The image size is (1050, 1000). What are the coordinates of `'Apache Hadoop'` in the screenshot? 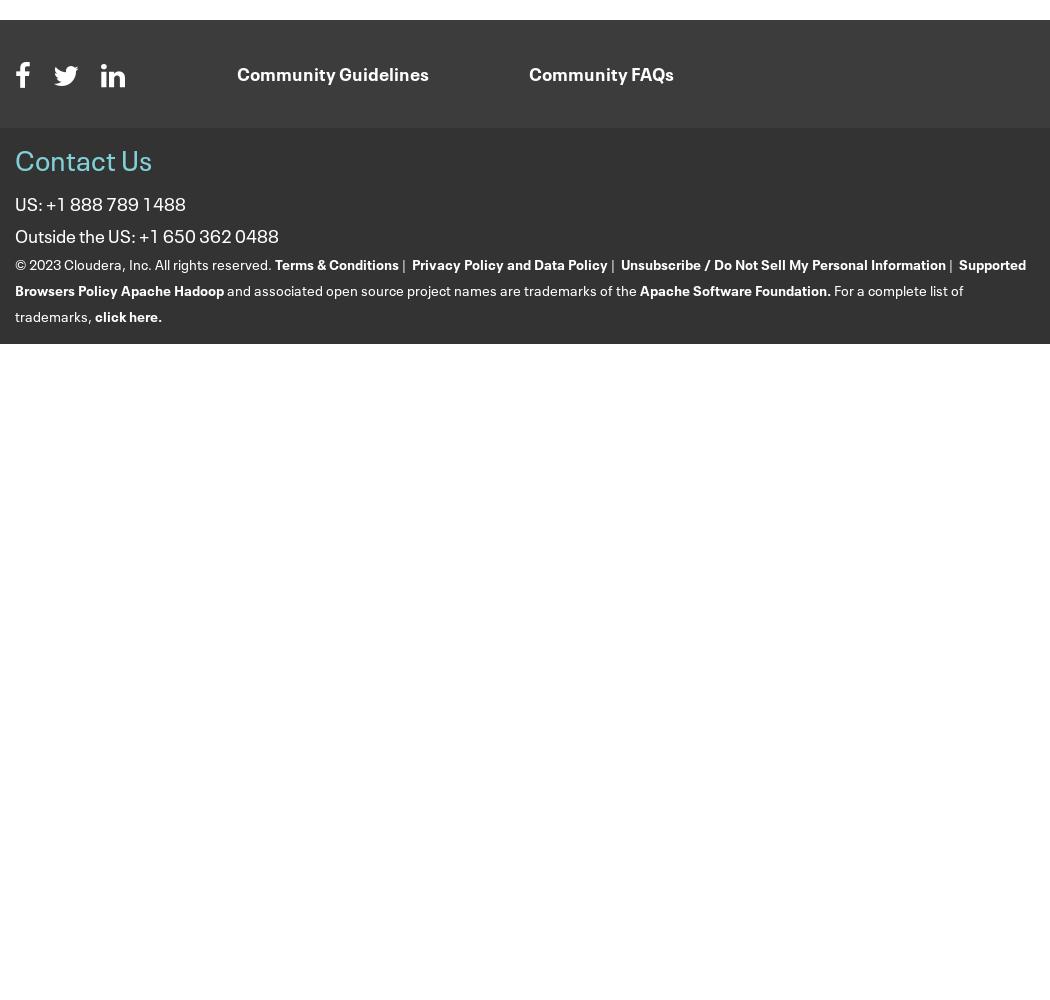 It's located at (172, 288).